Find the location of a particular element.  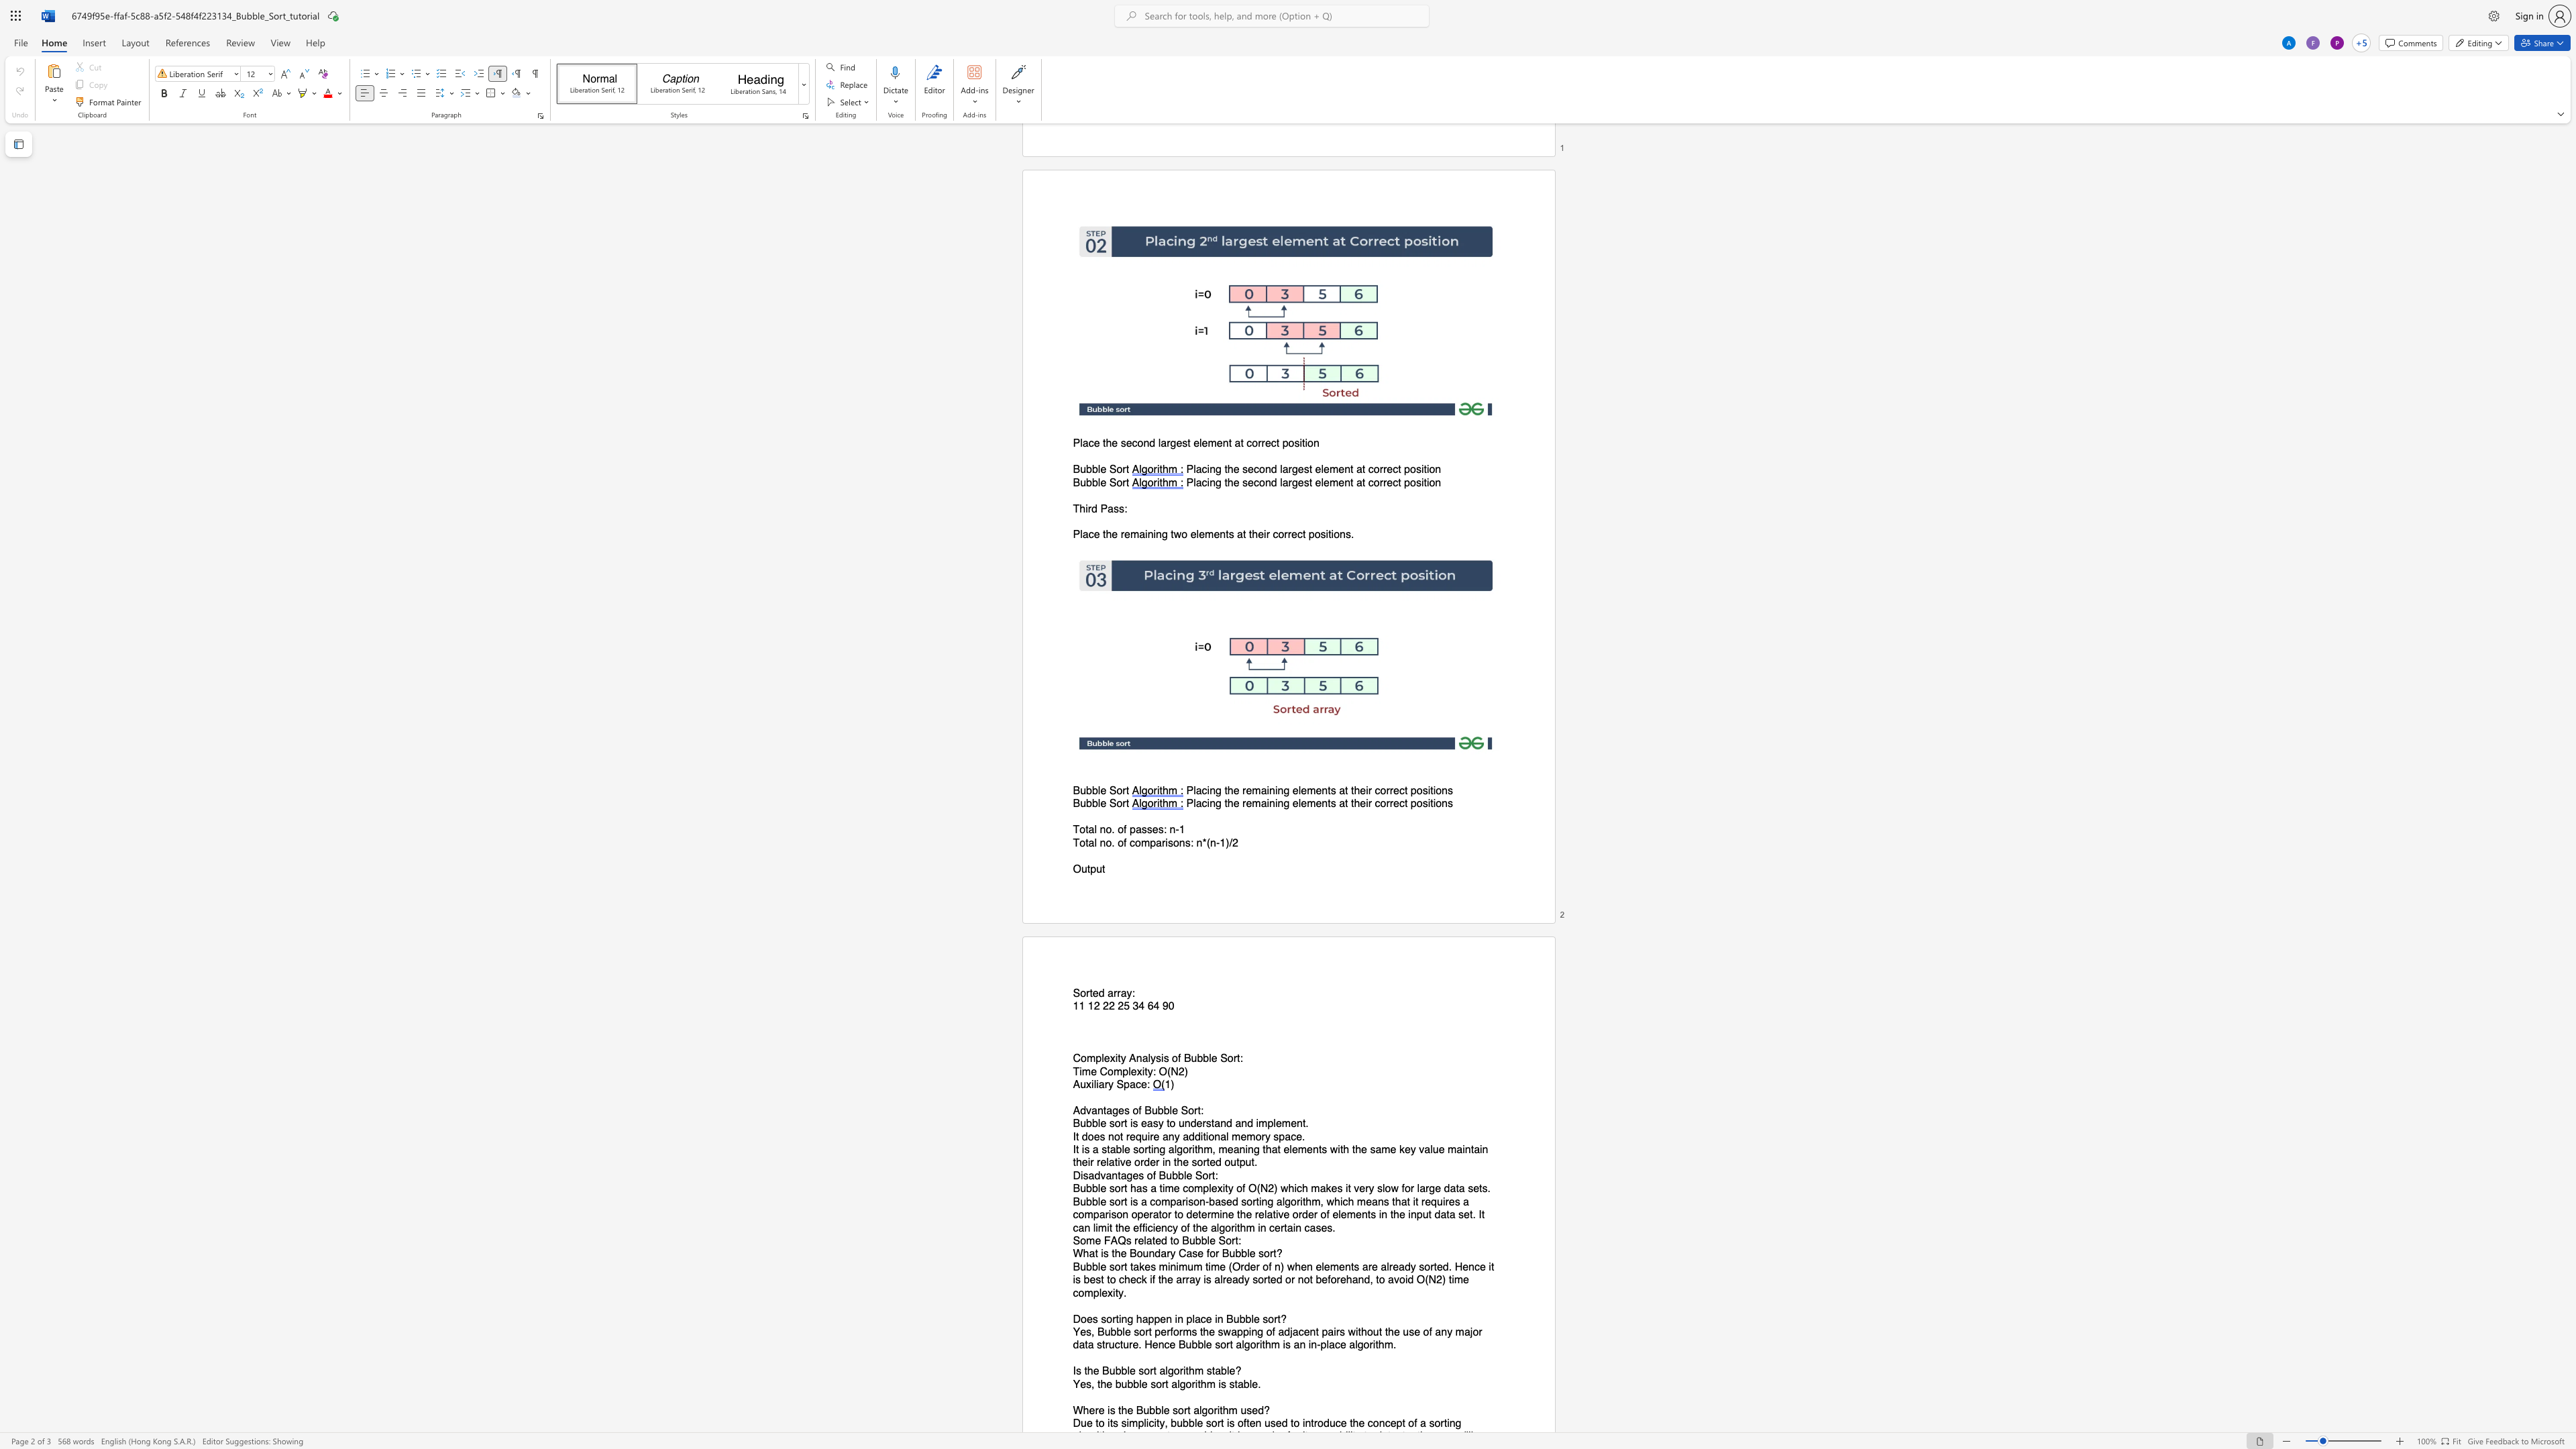

the 1th character "b" in the text is located at coordinates (1088, 790).